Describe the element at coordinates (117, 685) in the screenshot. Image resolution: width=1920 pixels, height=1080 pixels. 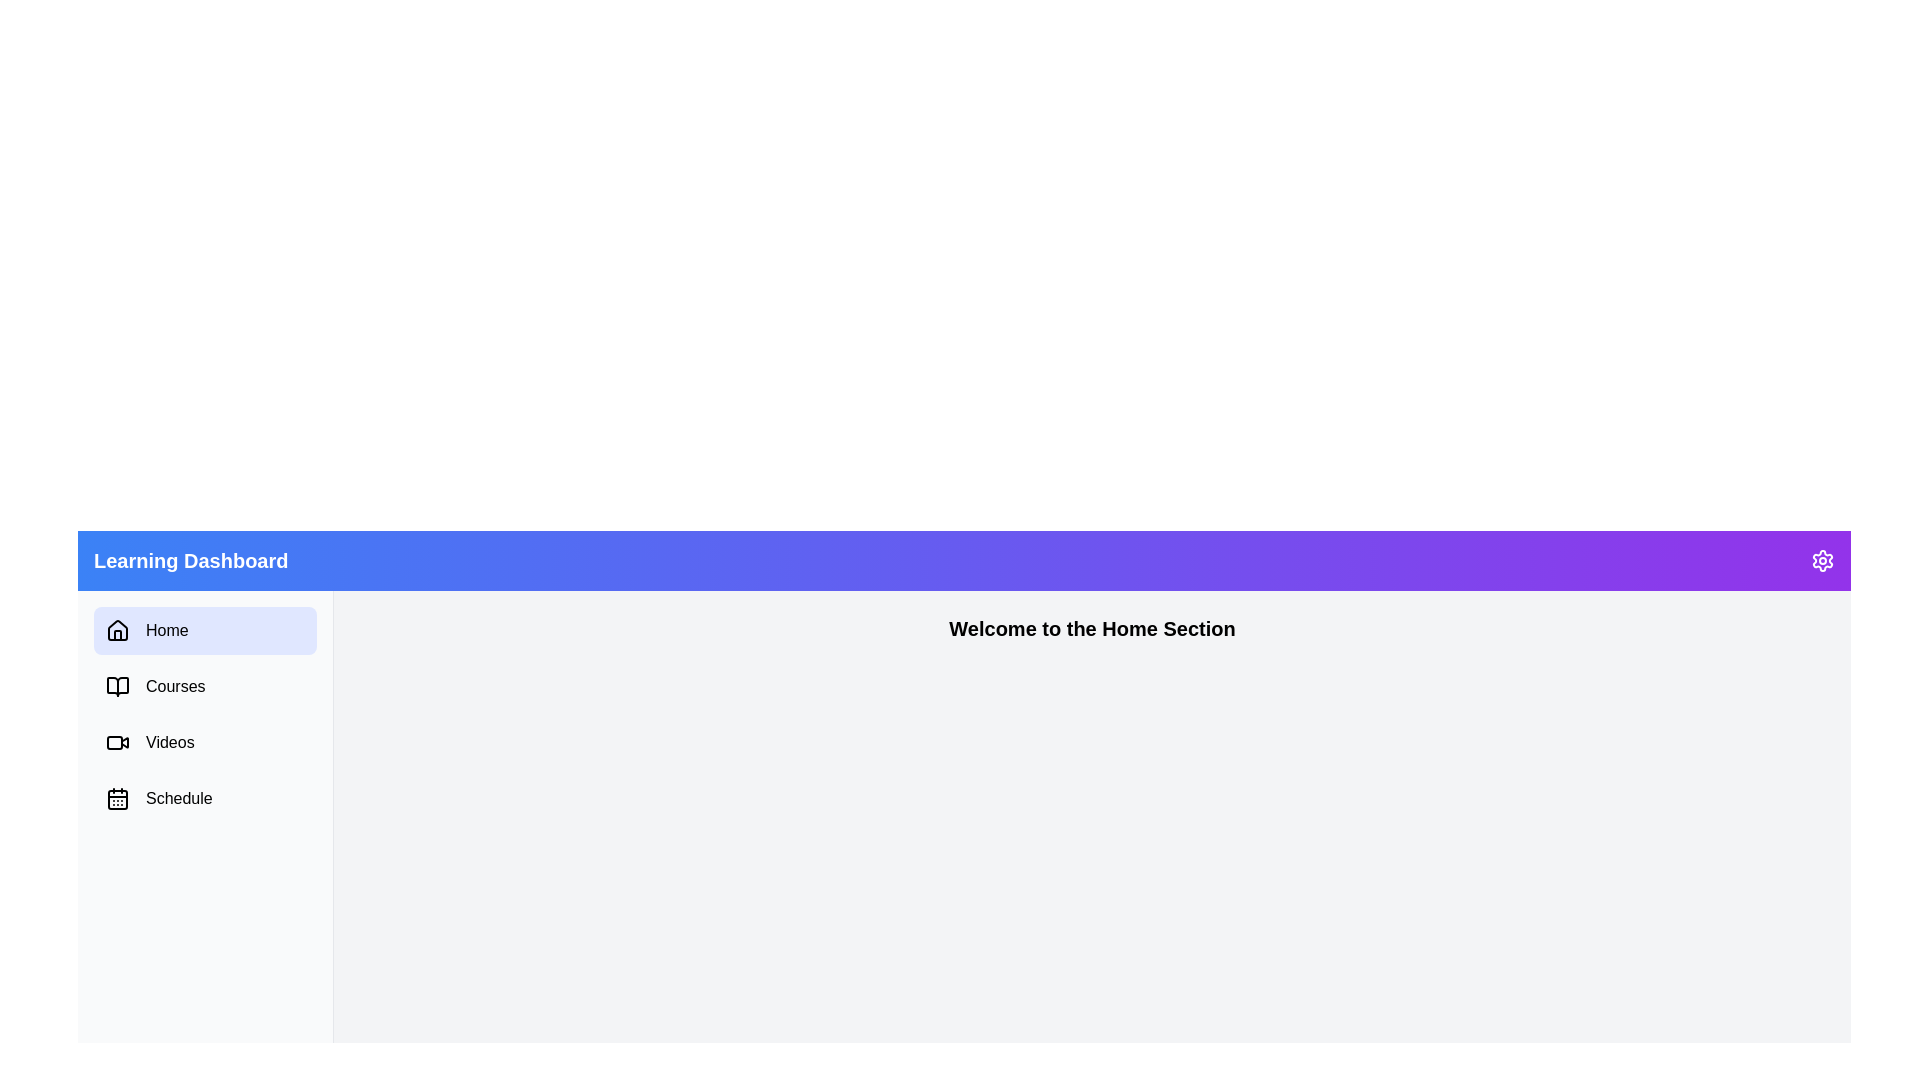
I see `the decorative icon for the 'Courses' menu item located in the side navigation panel, positioned to the left of the 'Courses' text` at that location.